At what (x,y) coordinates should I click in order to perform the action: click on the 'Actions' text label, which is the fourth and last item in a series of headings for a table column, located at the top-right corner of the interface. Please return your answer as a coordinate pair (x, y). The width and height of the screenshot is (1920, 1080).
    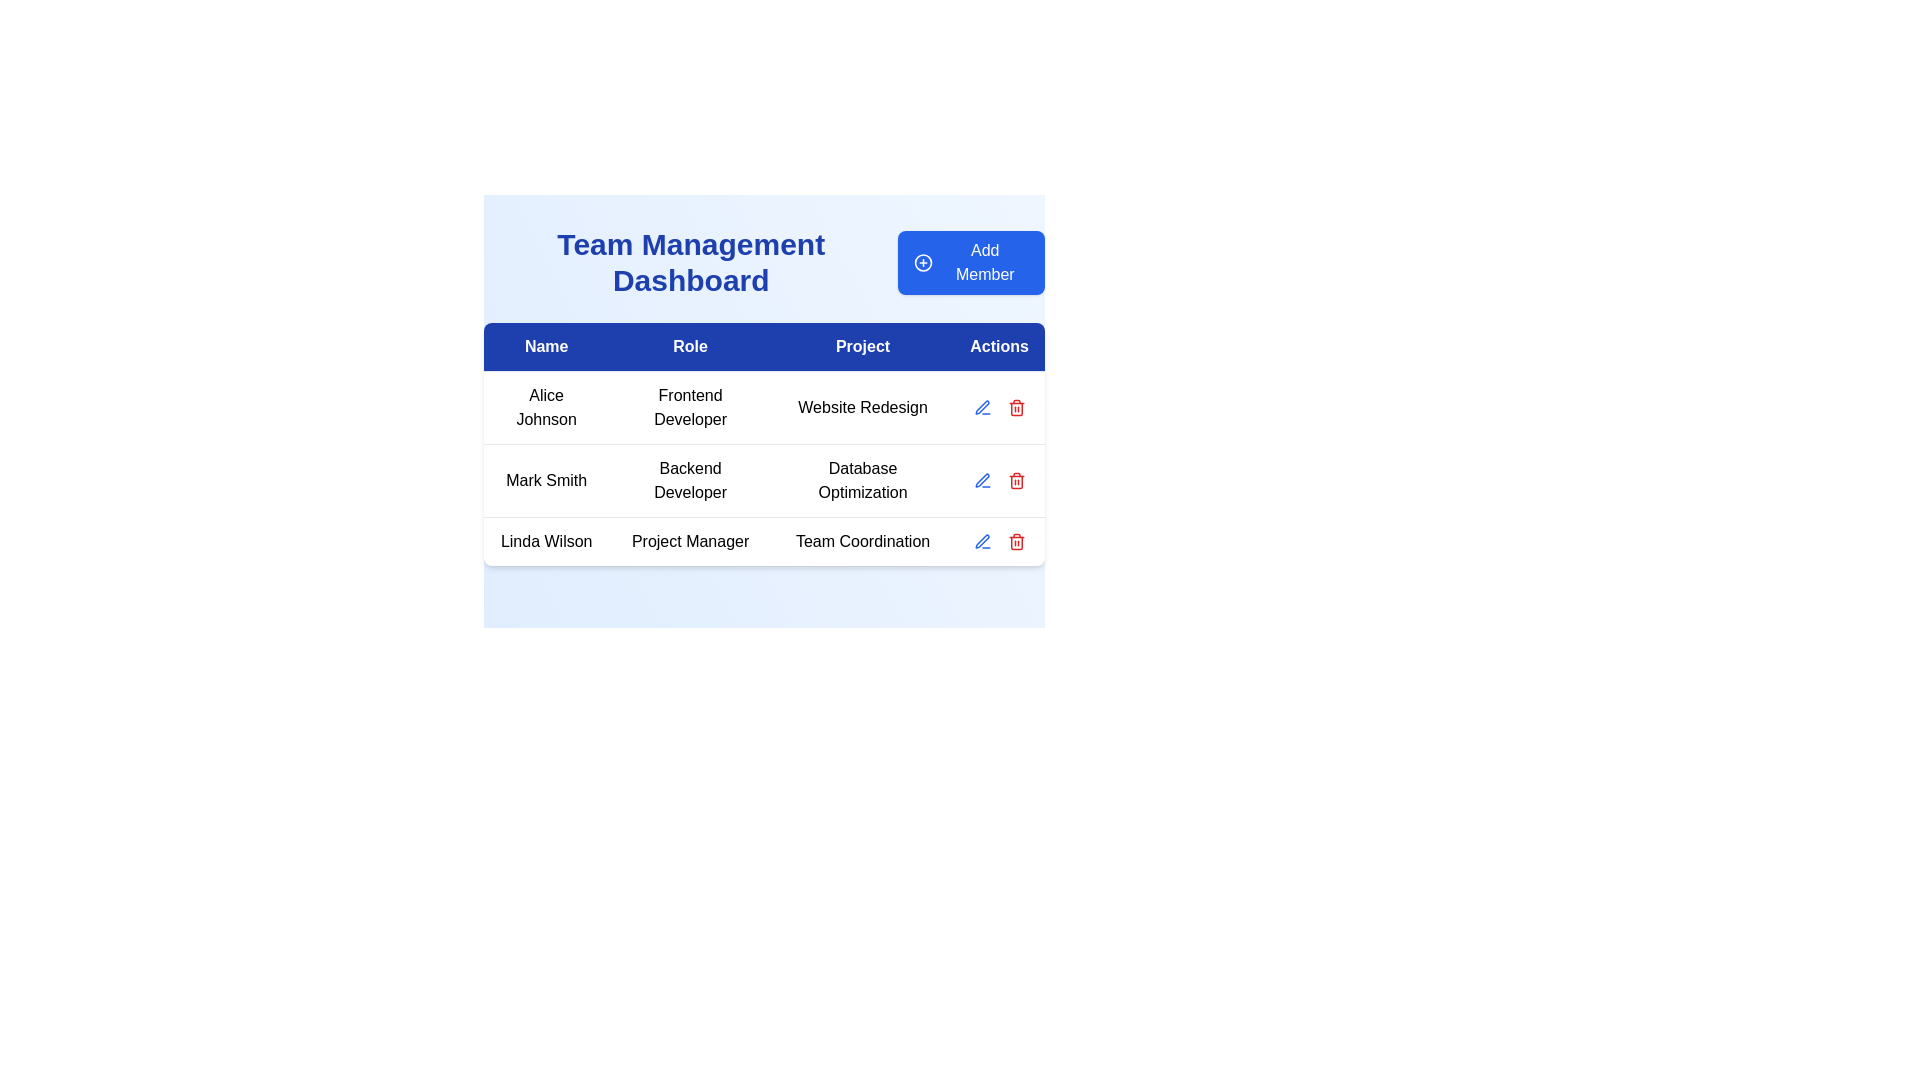
    Looking at the image, I should click on (999, 346).